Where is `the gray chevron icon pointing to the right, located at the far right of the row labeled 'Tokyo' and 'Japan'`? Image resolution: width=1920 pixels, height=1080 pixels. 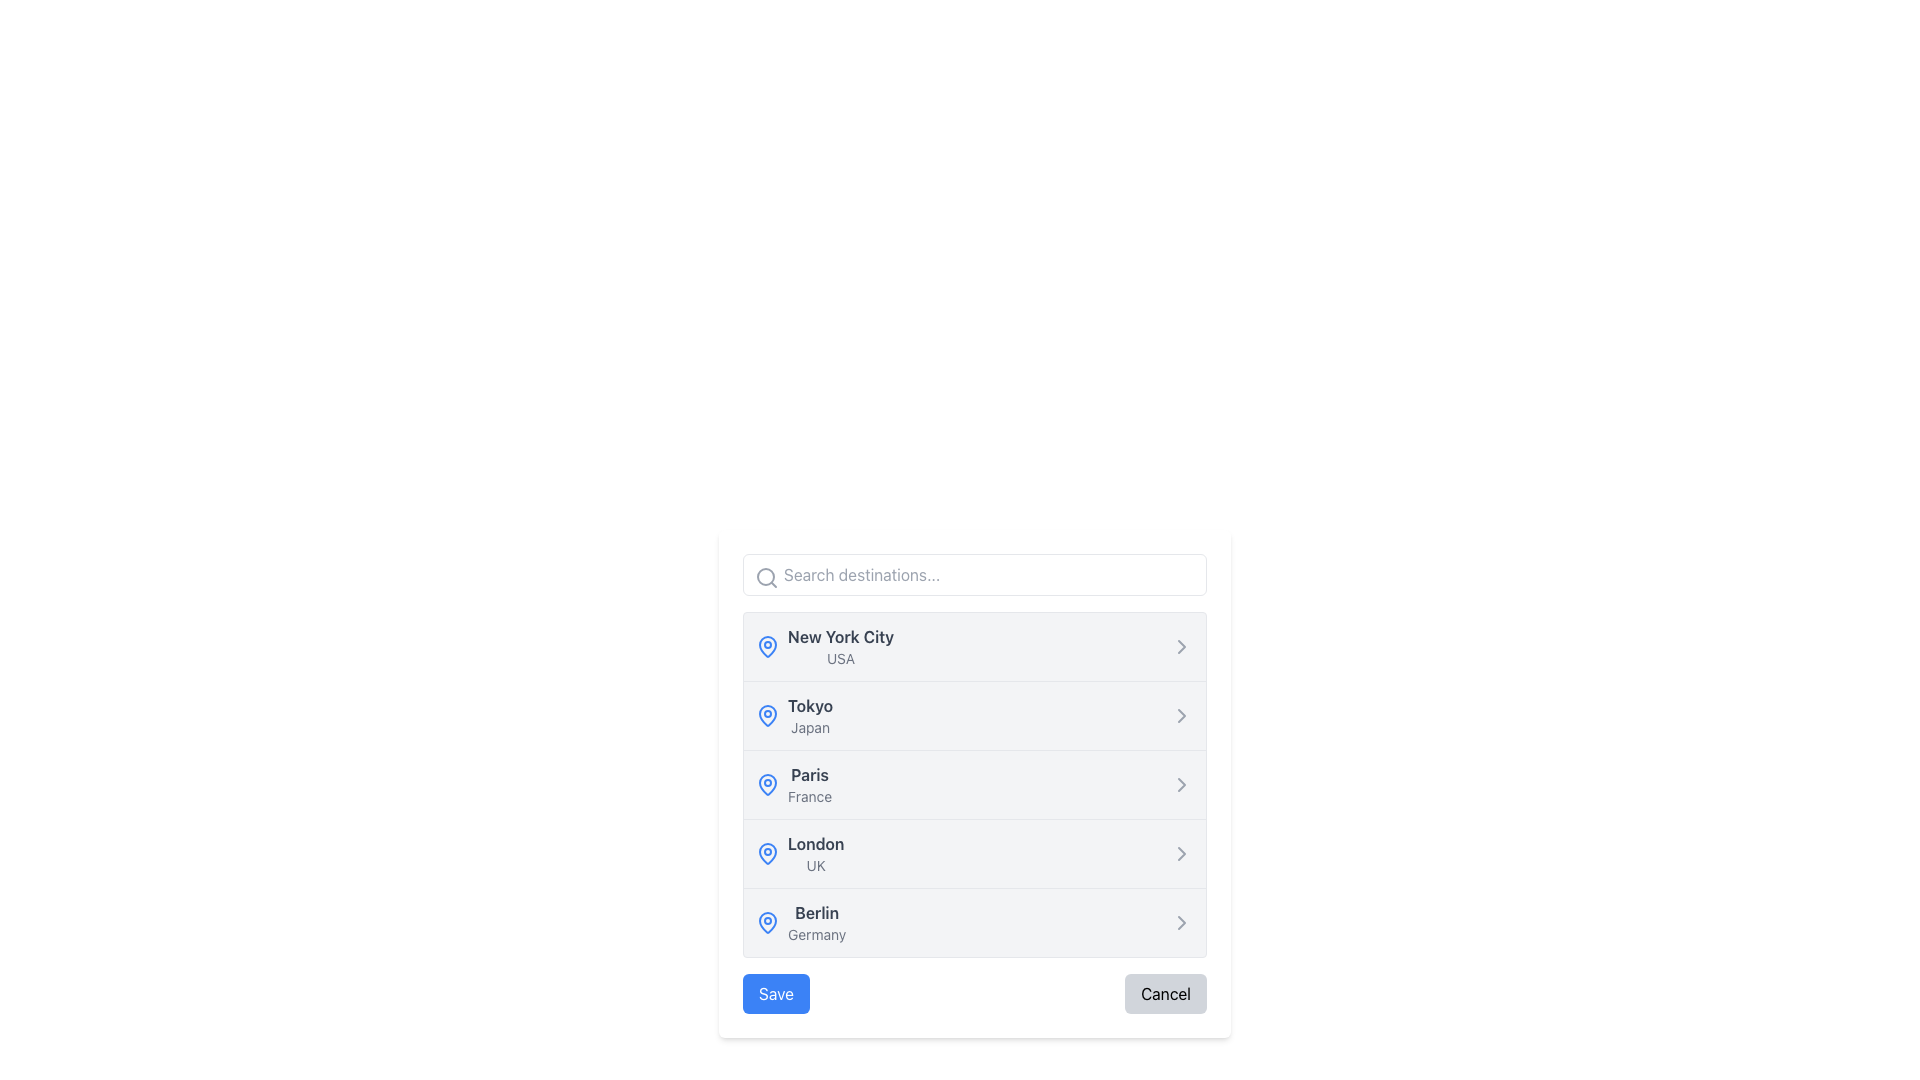 the gray chevron icon pointing to the right, located at the far right of the row labeled 'Tokyo' and 'Japan' is located at coordinates (1181, 715).